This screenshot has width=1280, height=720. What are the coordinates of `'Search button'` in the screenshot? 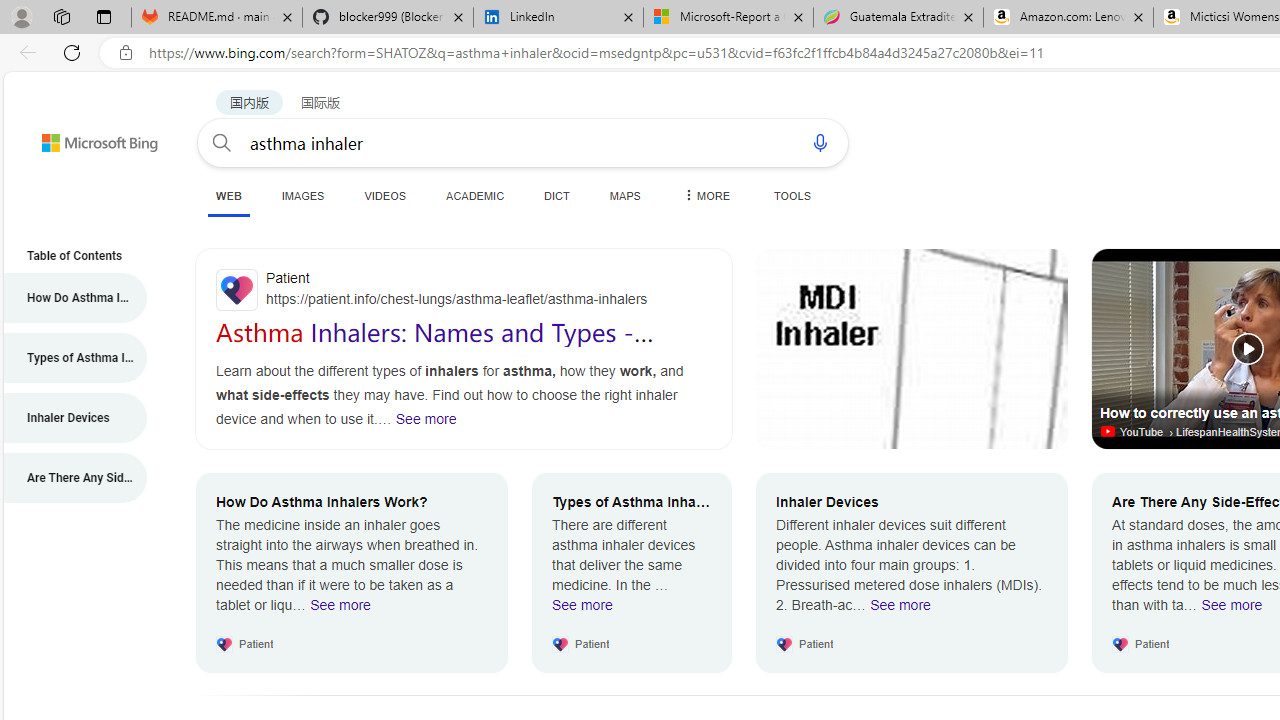 It's located at (222, 141).